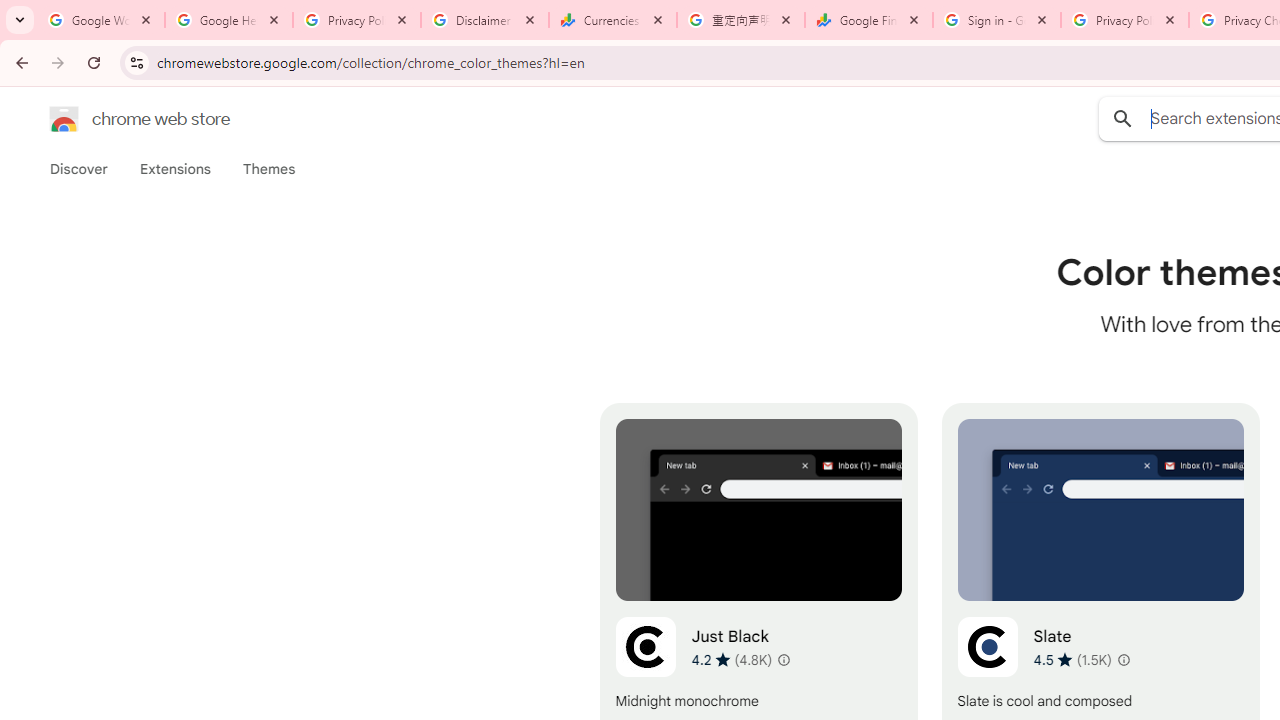  What do you see at coordinates (731, 659) in the screenshot?
I see `'Average rating 4.2 out of 5 stars. 4.8K ratings.'` at bounding box center [731, 659].